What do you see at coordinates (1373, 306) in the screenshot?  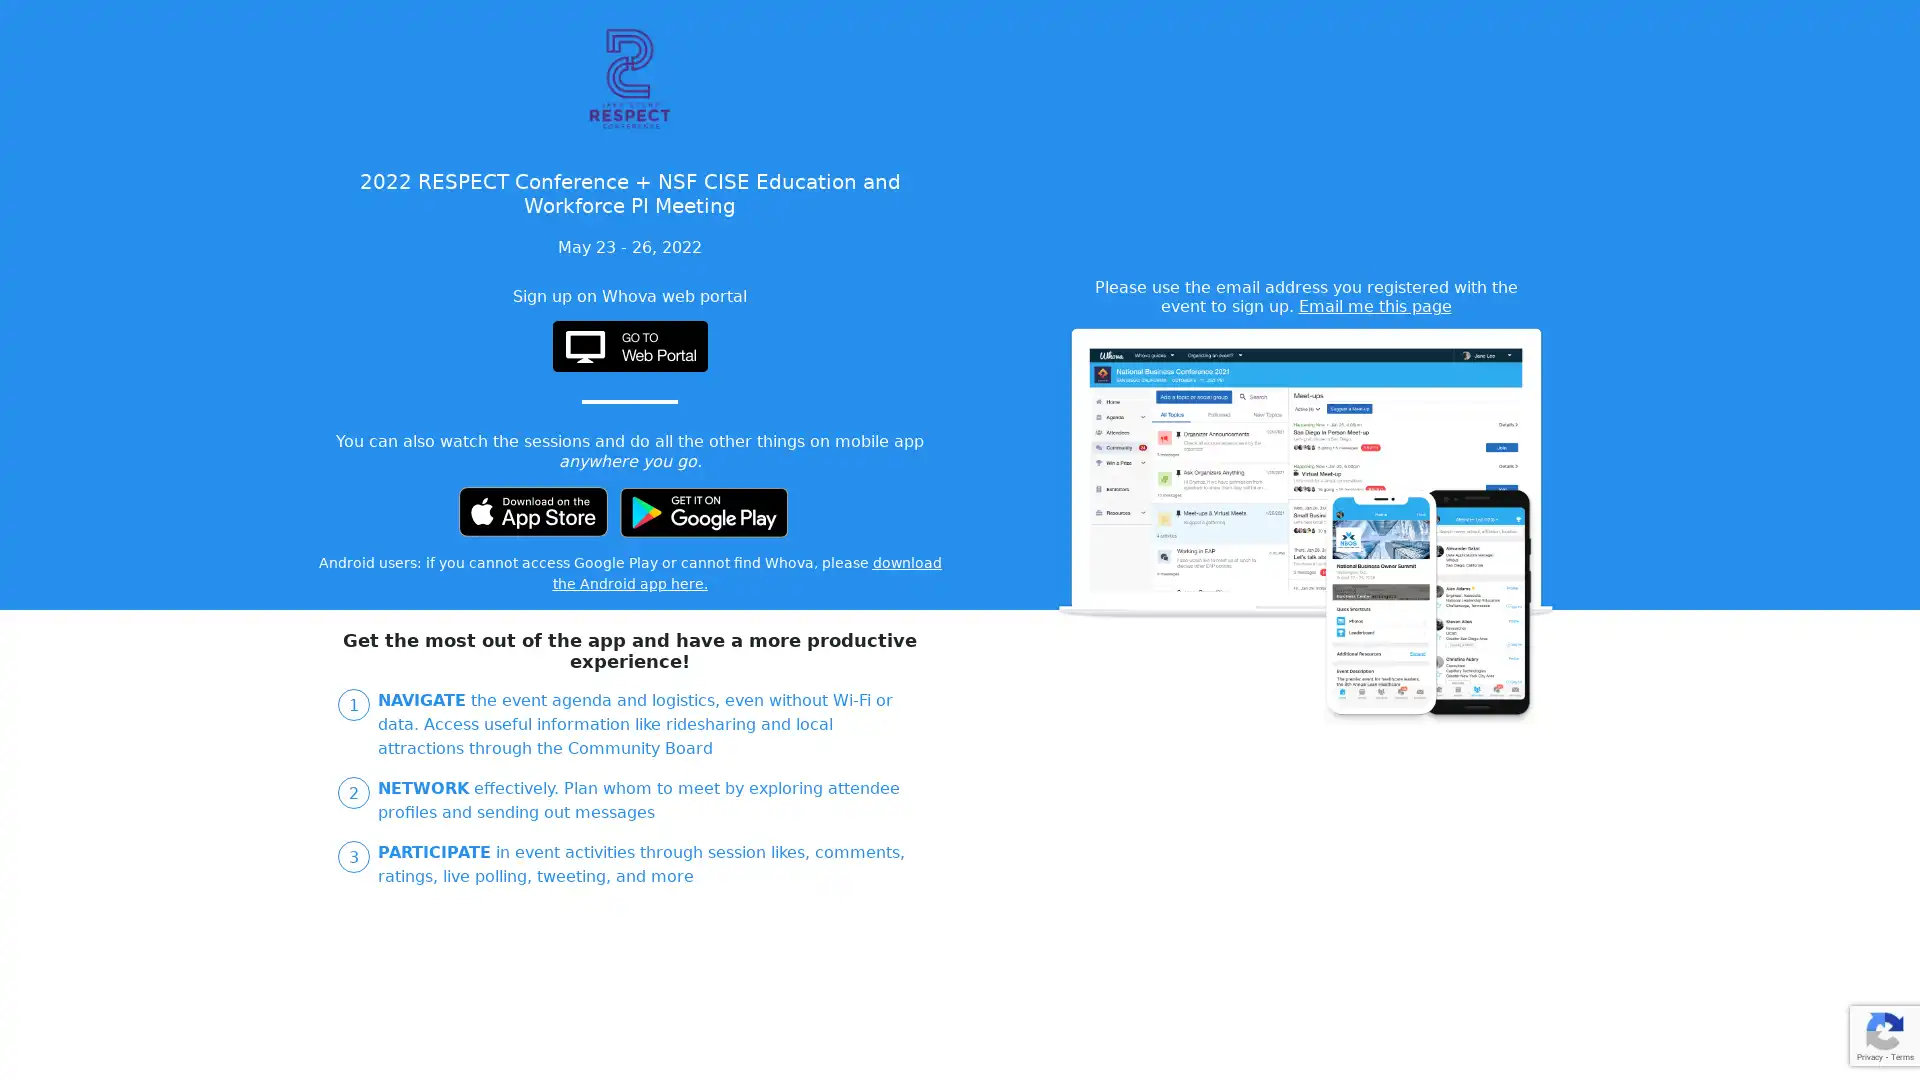 I see `Email me this page` at bounding box center [1373, 306].